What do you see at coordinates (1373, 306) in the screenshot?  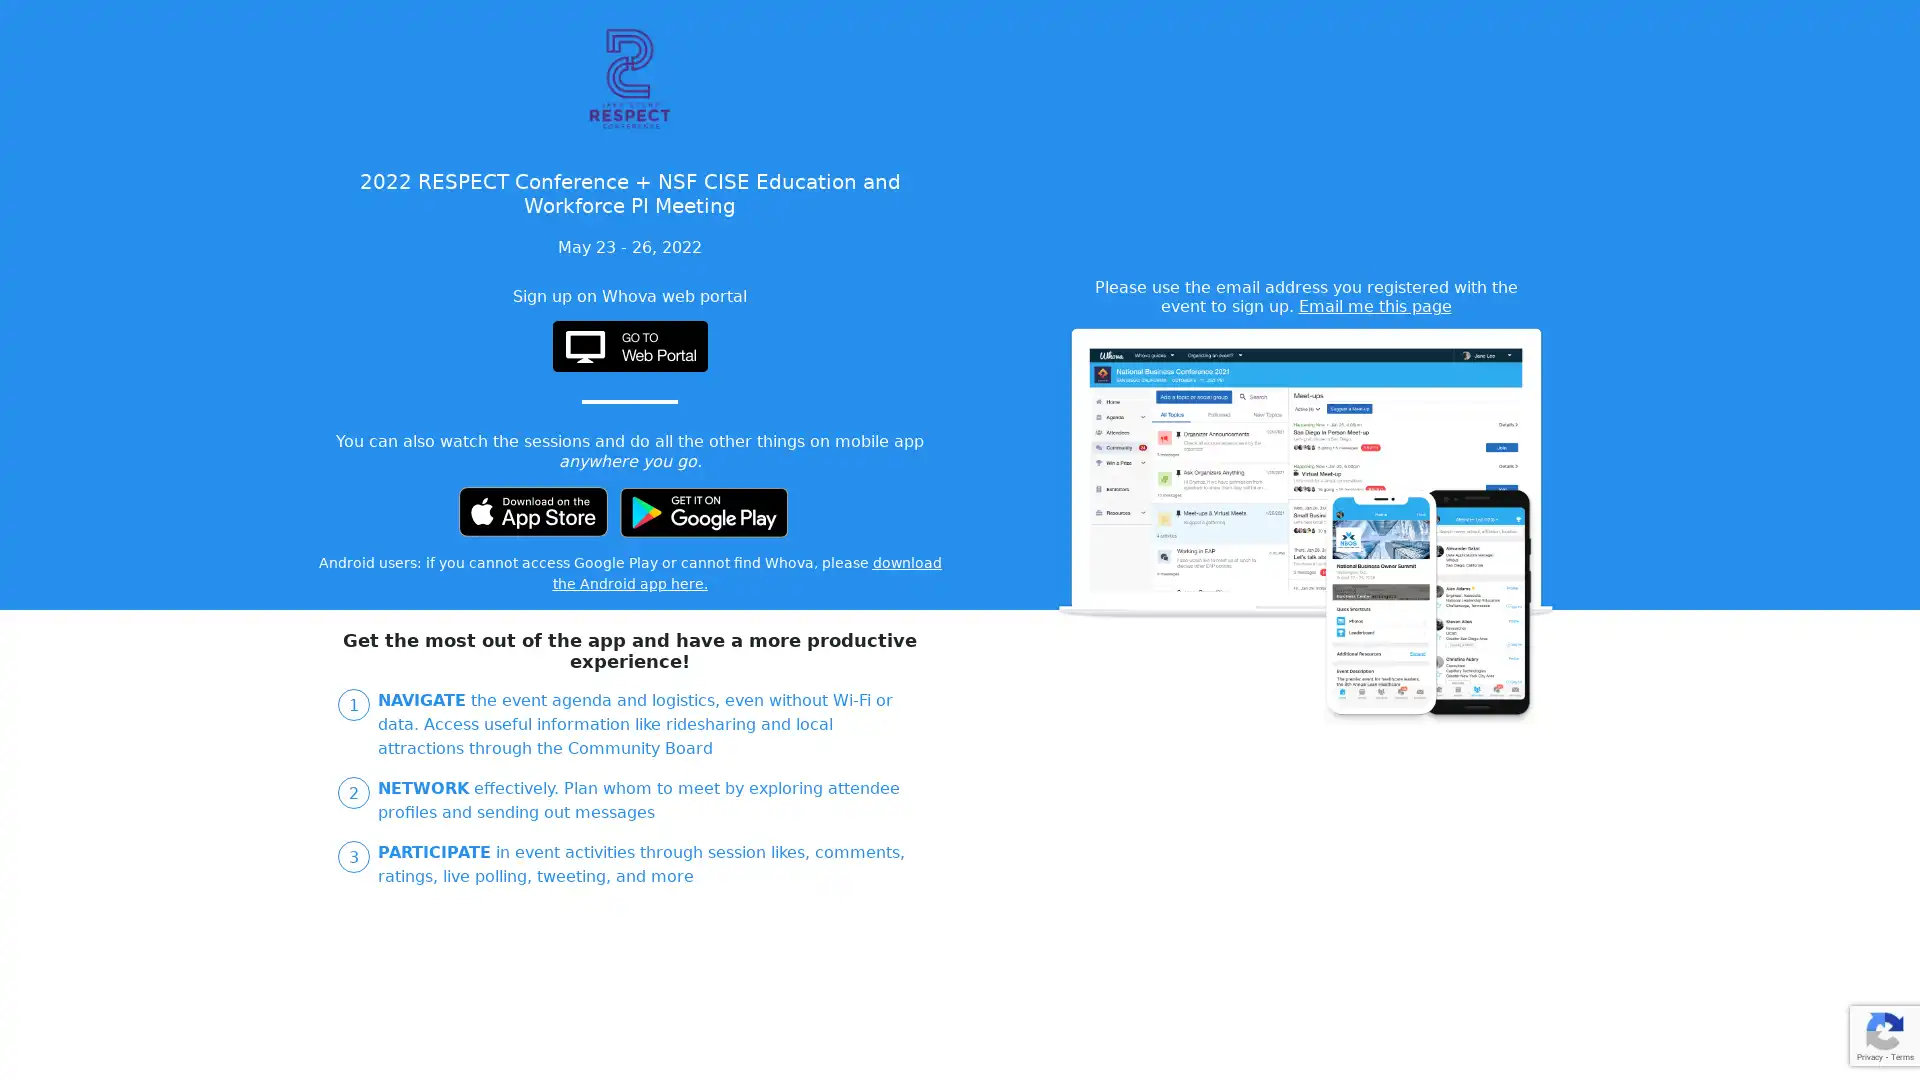 I see `Email me this page` at bounding box center [1373, 306].